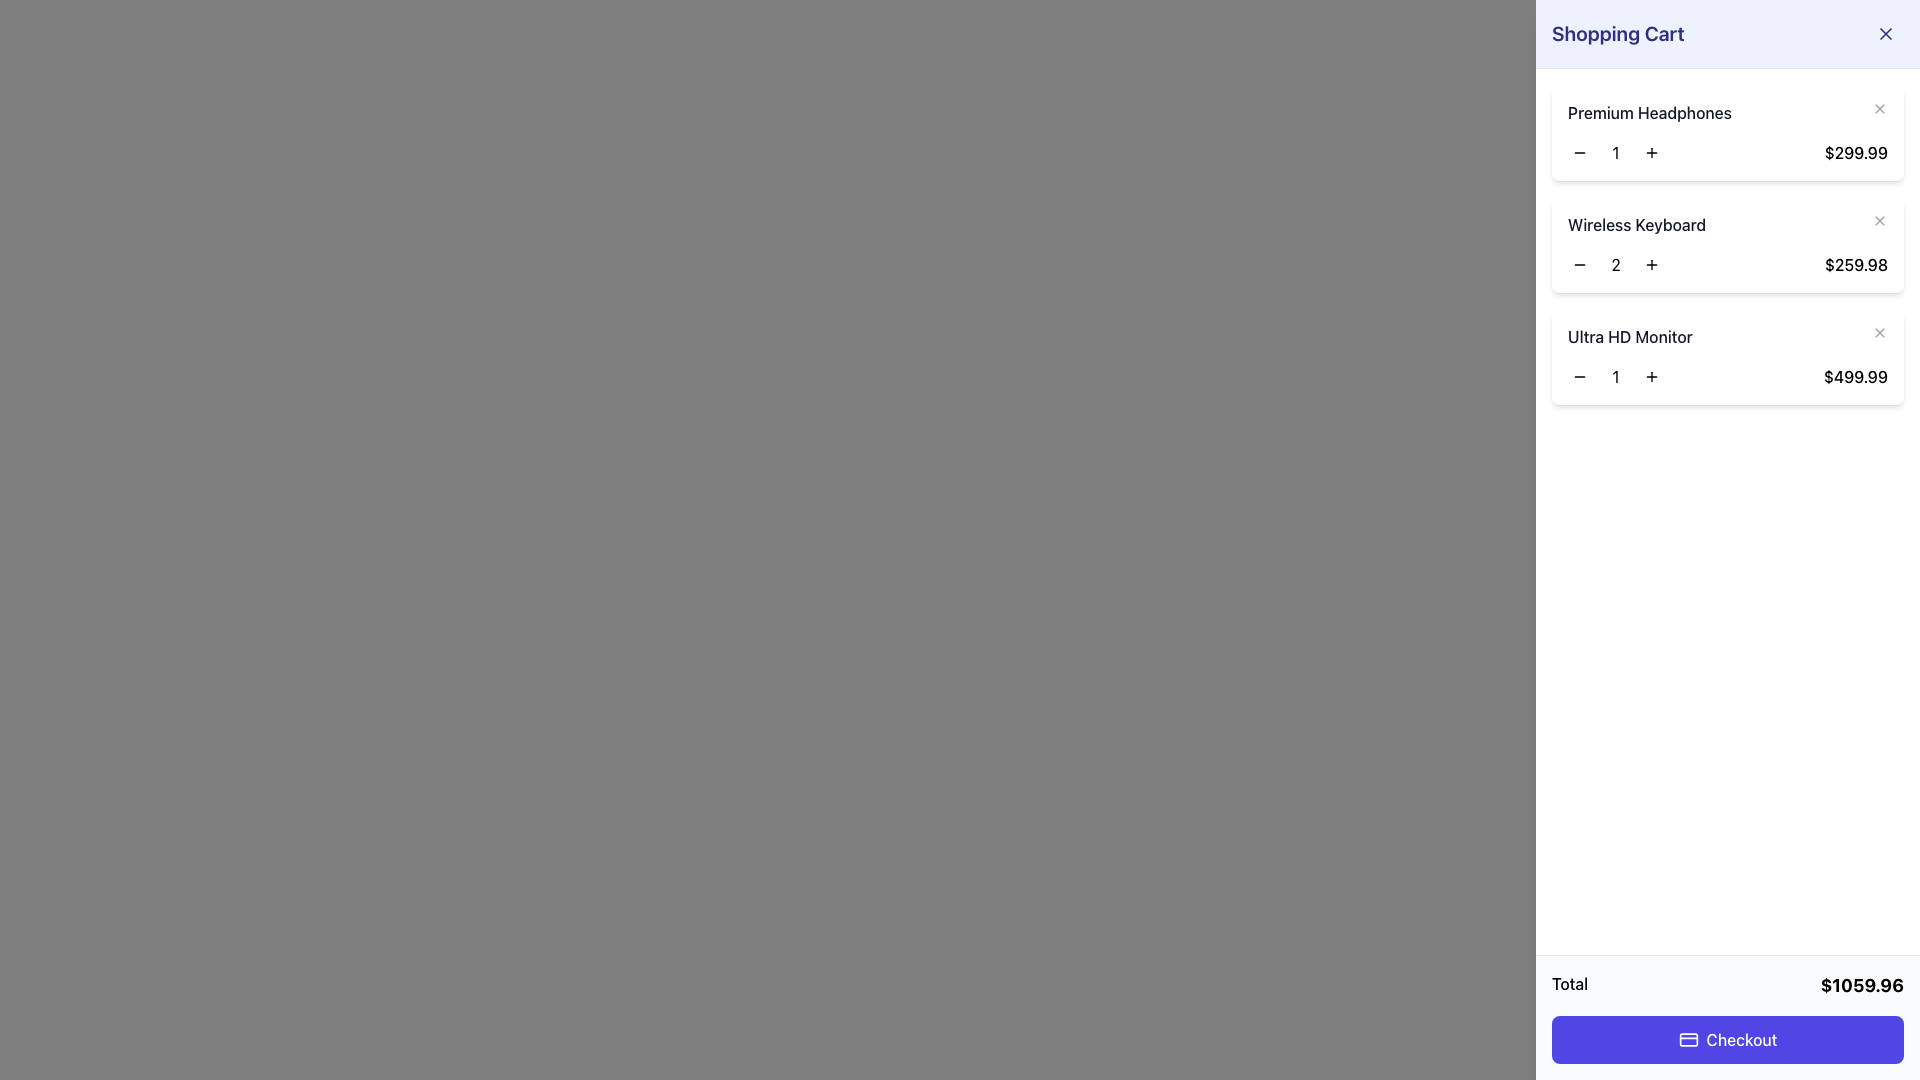 This screenshot has height=1080, width=1920. I want to click on the static text label displaying 'Ultra HD Monitor' in the shopping cart interface, located in the right-hand sidebar under the 'Shopping Cart' section, so click(1630, 335).